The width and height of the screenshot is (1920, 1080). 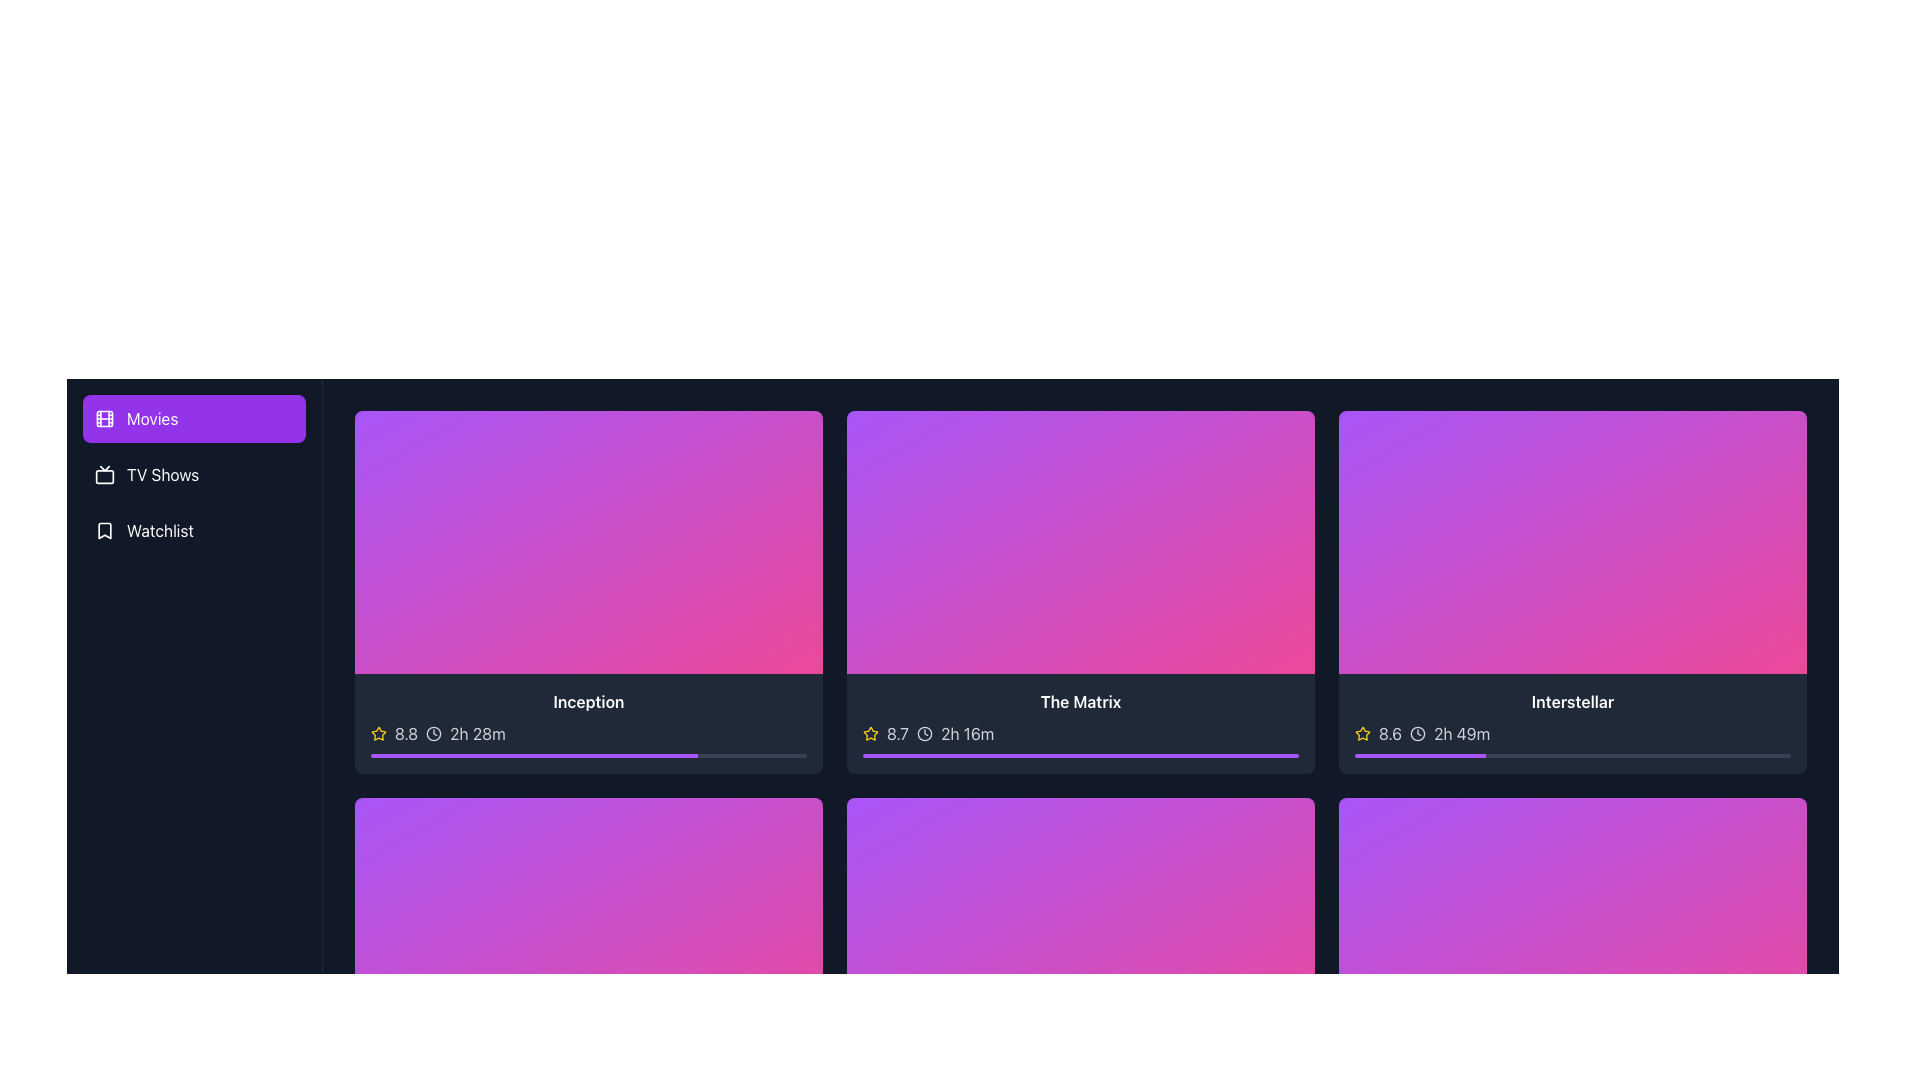 I want to click on the visual placeholder or thumbnail with a gradient background transitioning from purple to pink, located in the bottom-right card of the grid layout, below the title 'Interstellar', so click(x=1572, y=929).